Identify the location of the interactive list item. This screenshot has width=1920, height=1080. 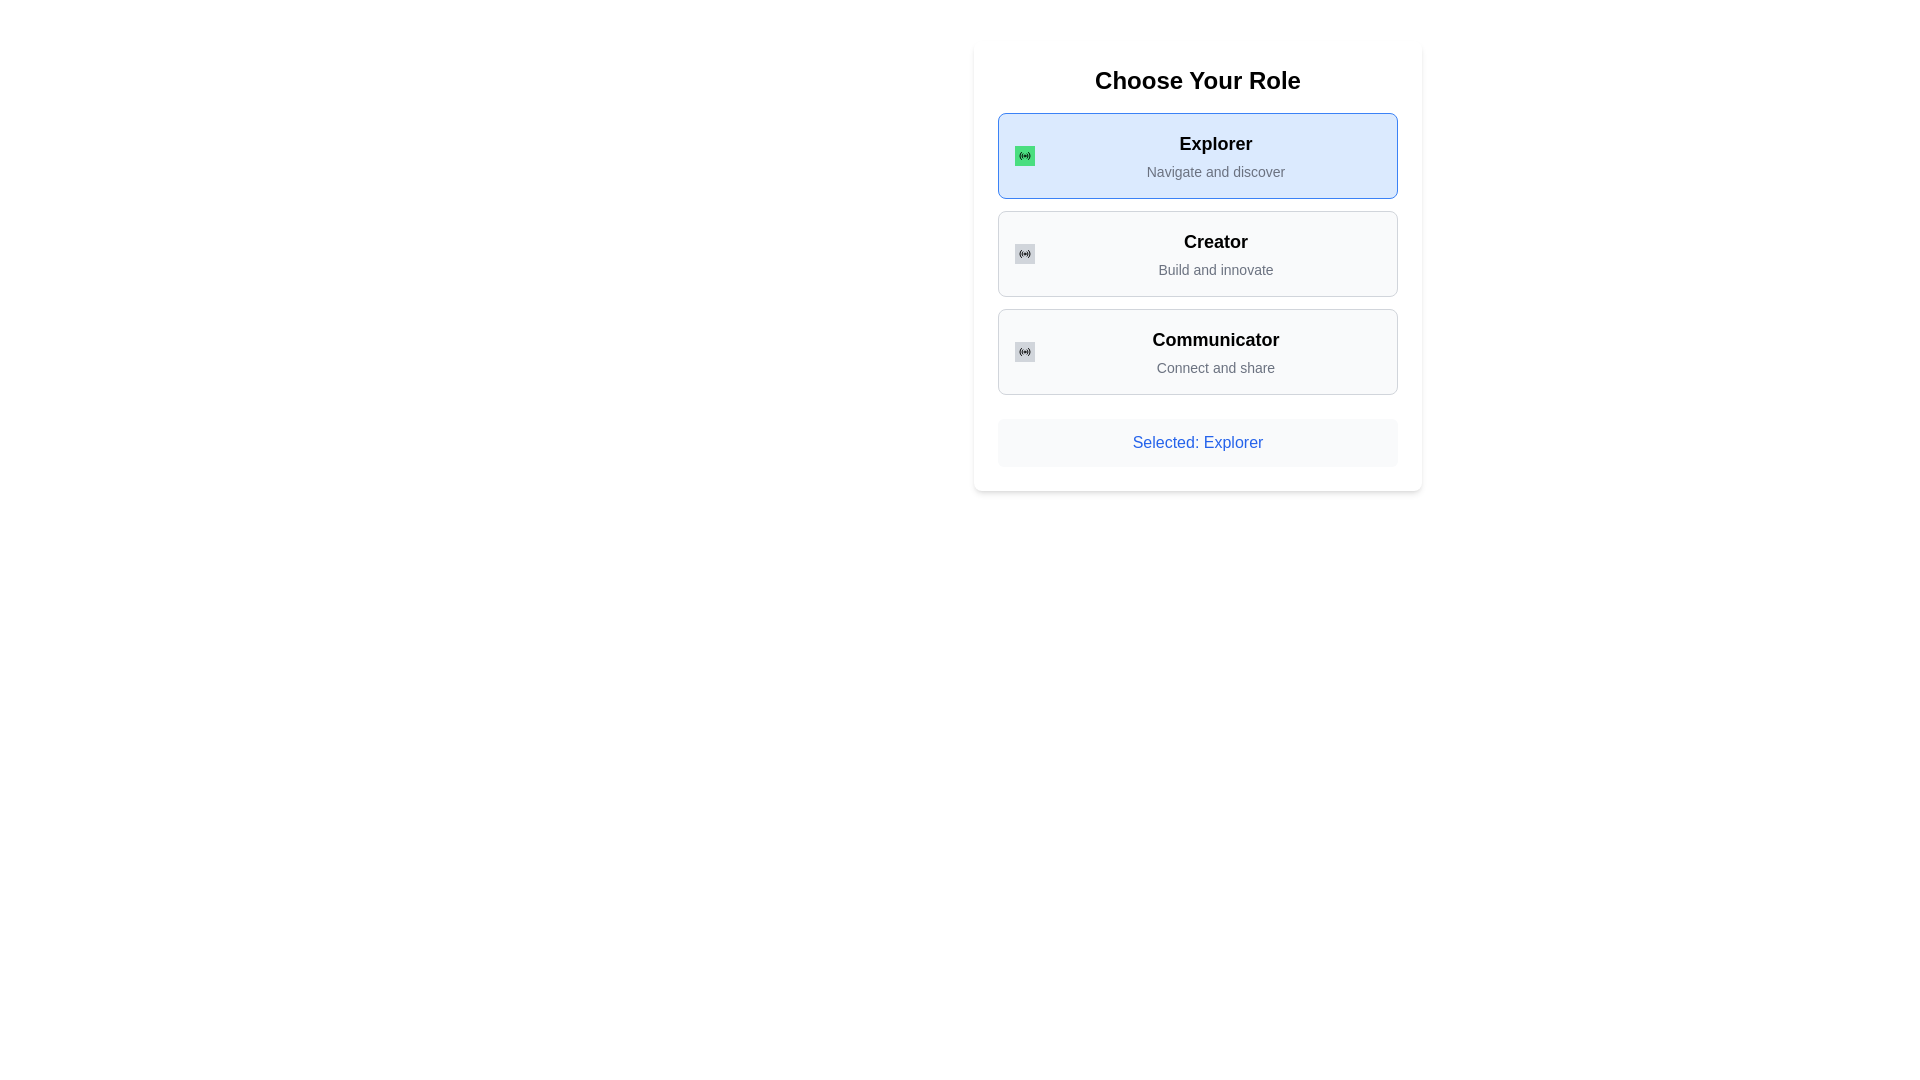
(1214, 253).